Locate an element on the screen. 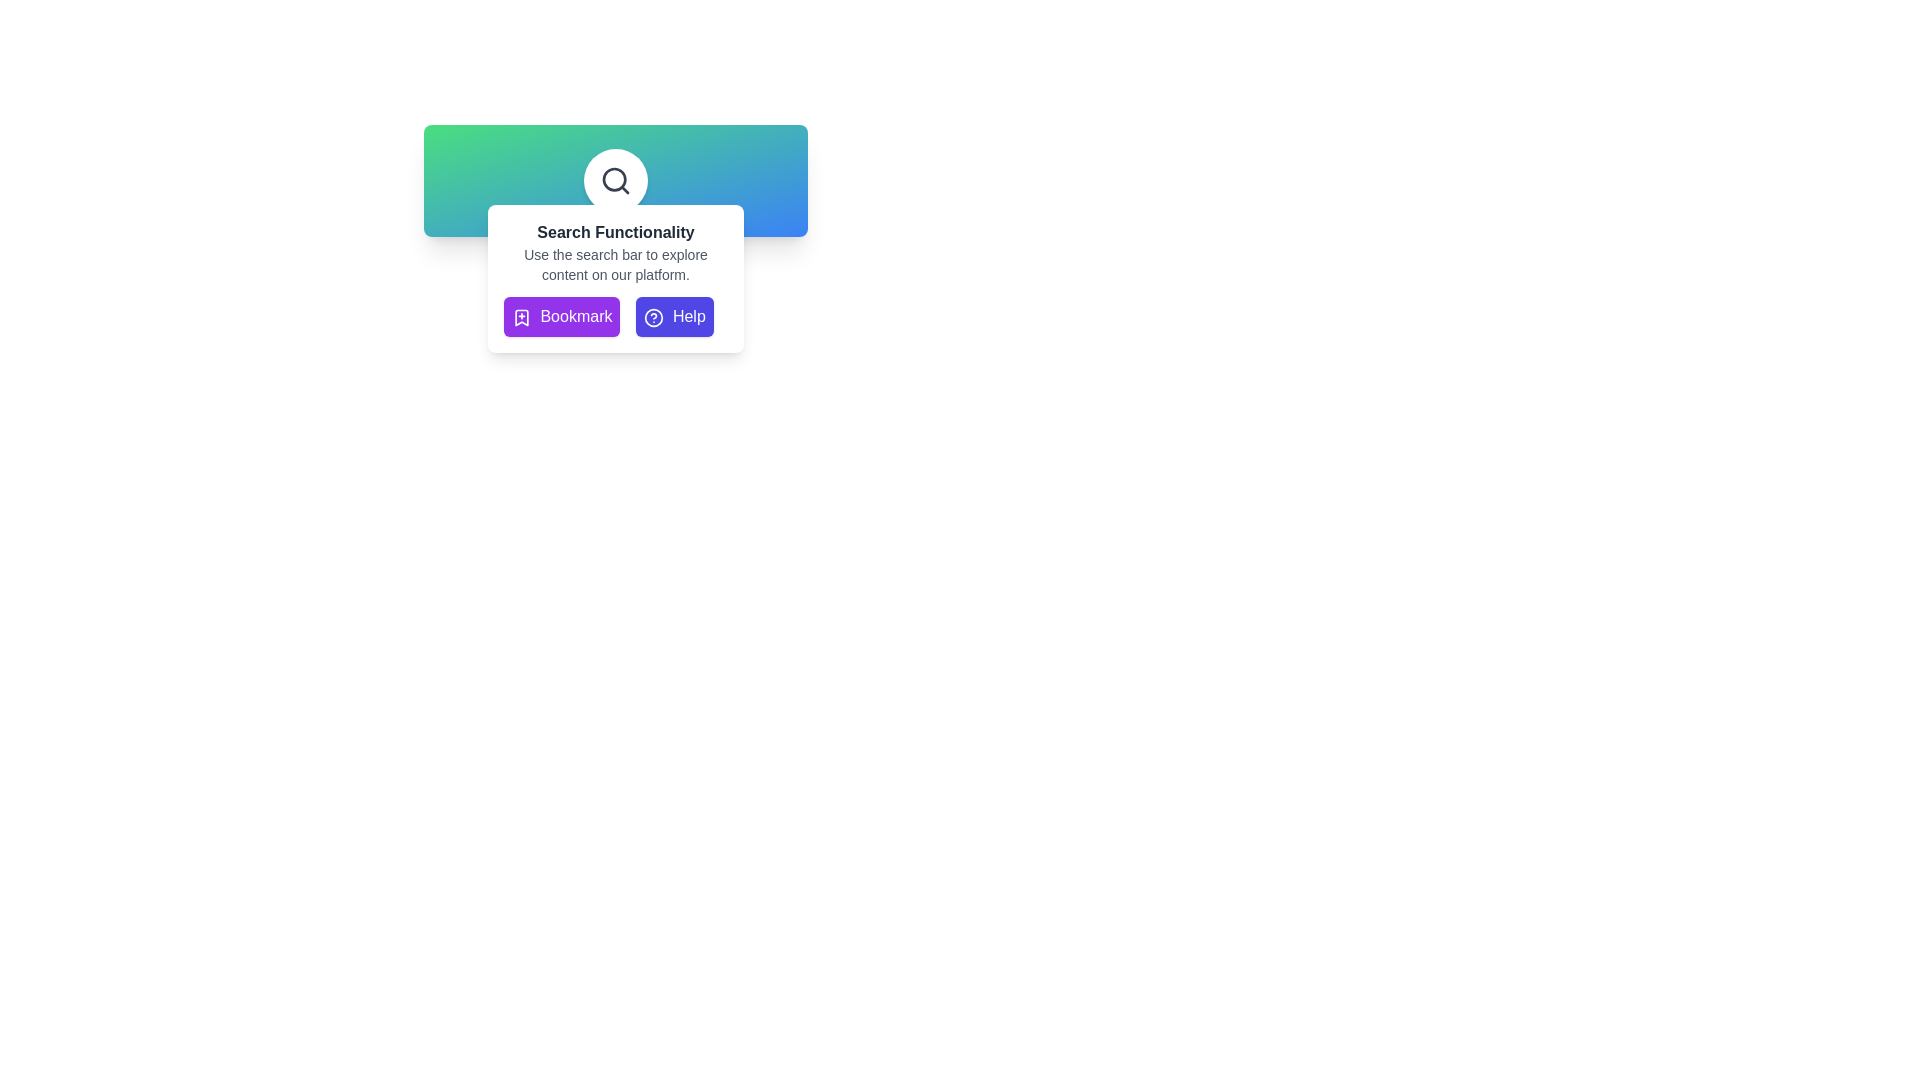 Image resolution: width=1920 pixels, height=1080 pixels. the magnifying glass icon for search functionality, which is centered within a white circular button above the 'Search Functionality' panel is located at coordinates (614, 181).